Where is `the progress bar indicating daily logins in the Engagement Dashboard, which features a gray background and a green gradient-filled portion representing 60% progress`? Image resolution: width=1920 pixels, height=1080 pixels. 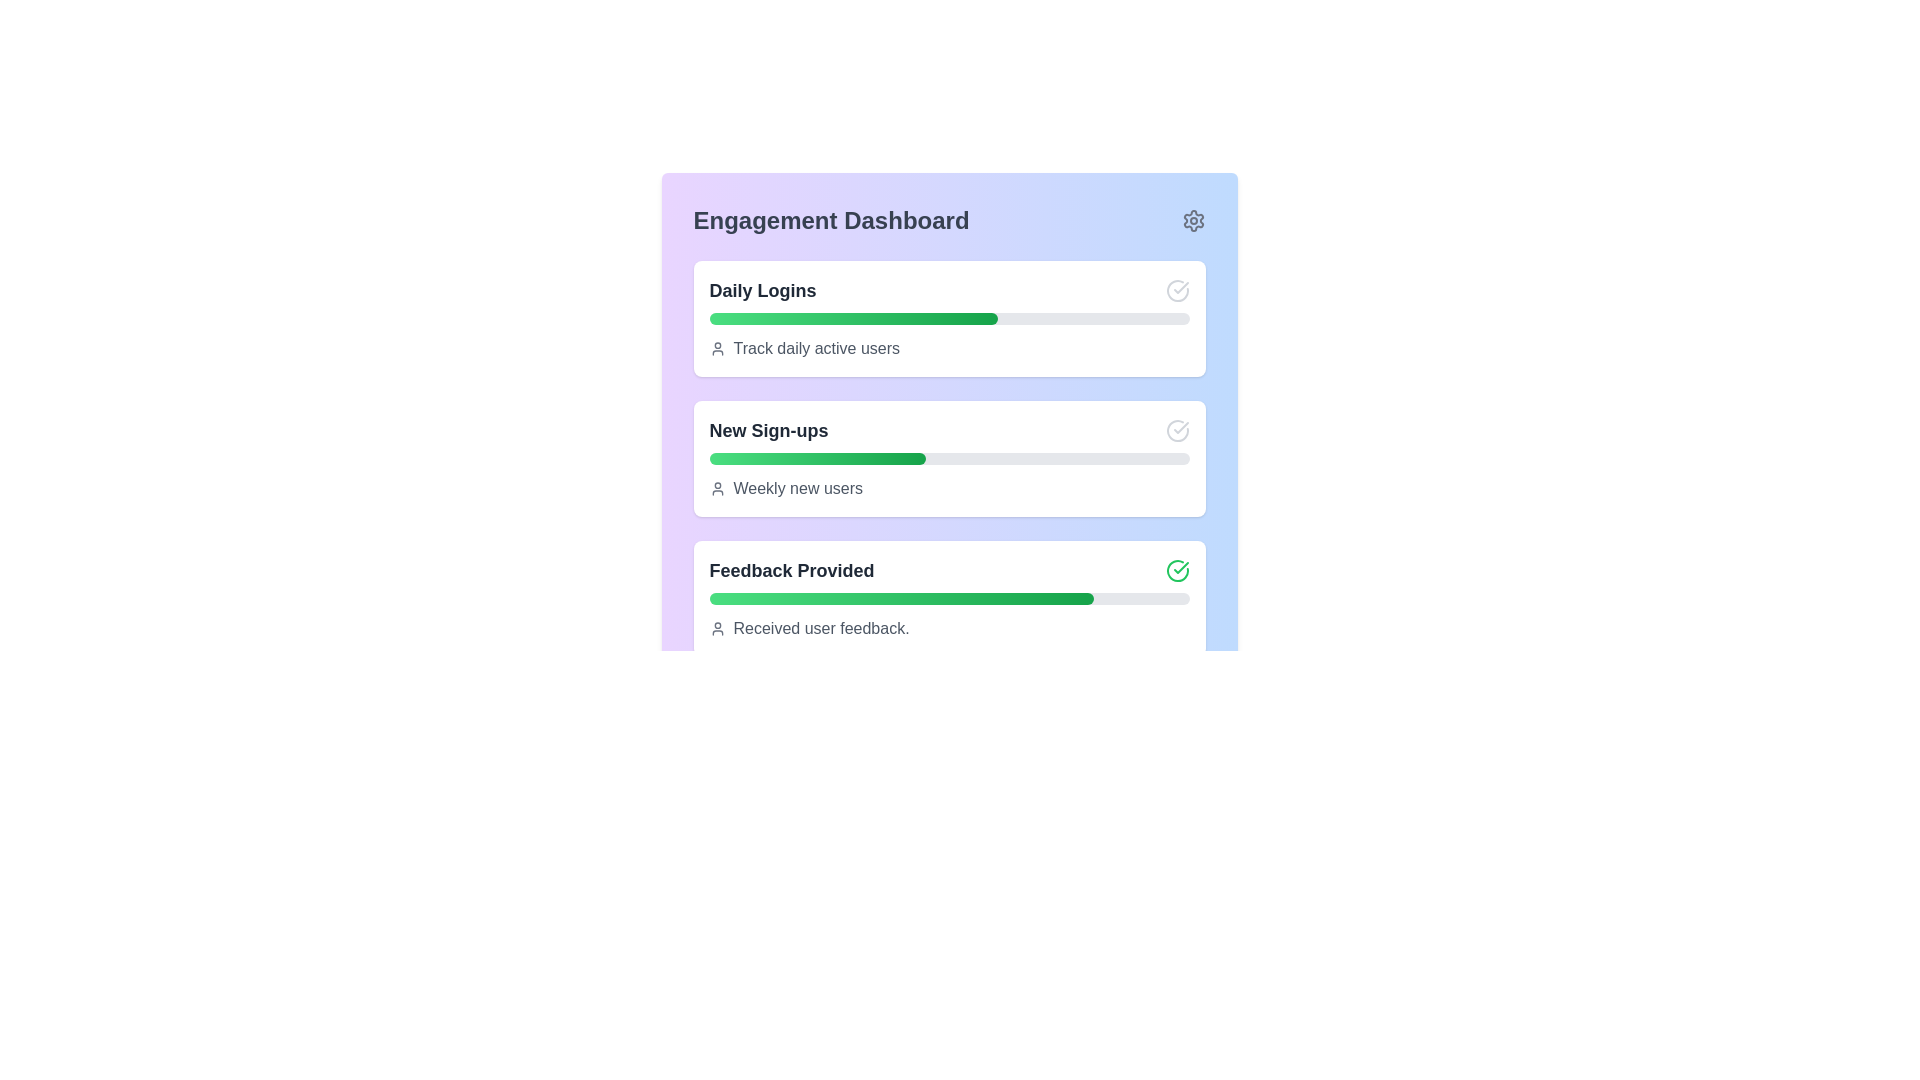
the progress bar indicating daily logins in the Engagement Dashboard, which features a gray background and a green gradient-filled portion representing 60% progress is located at coordinates (948, 318).